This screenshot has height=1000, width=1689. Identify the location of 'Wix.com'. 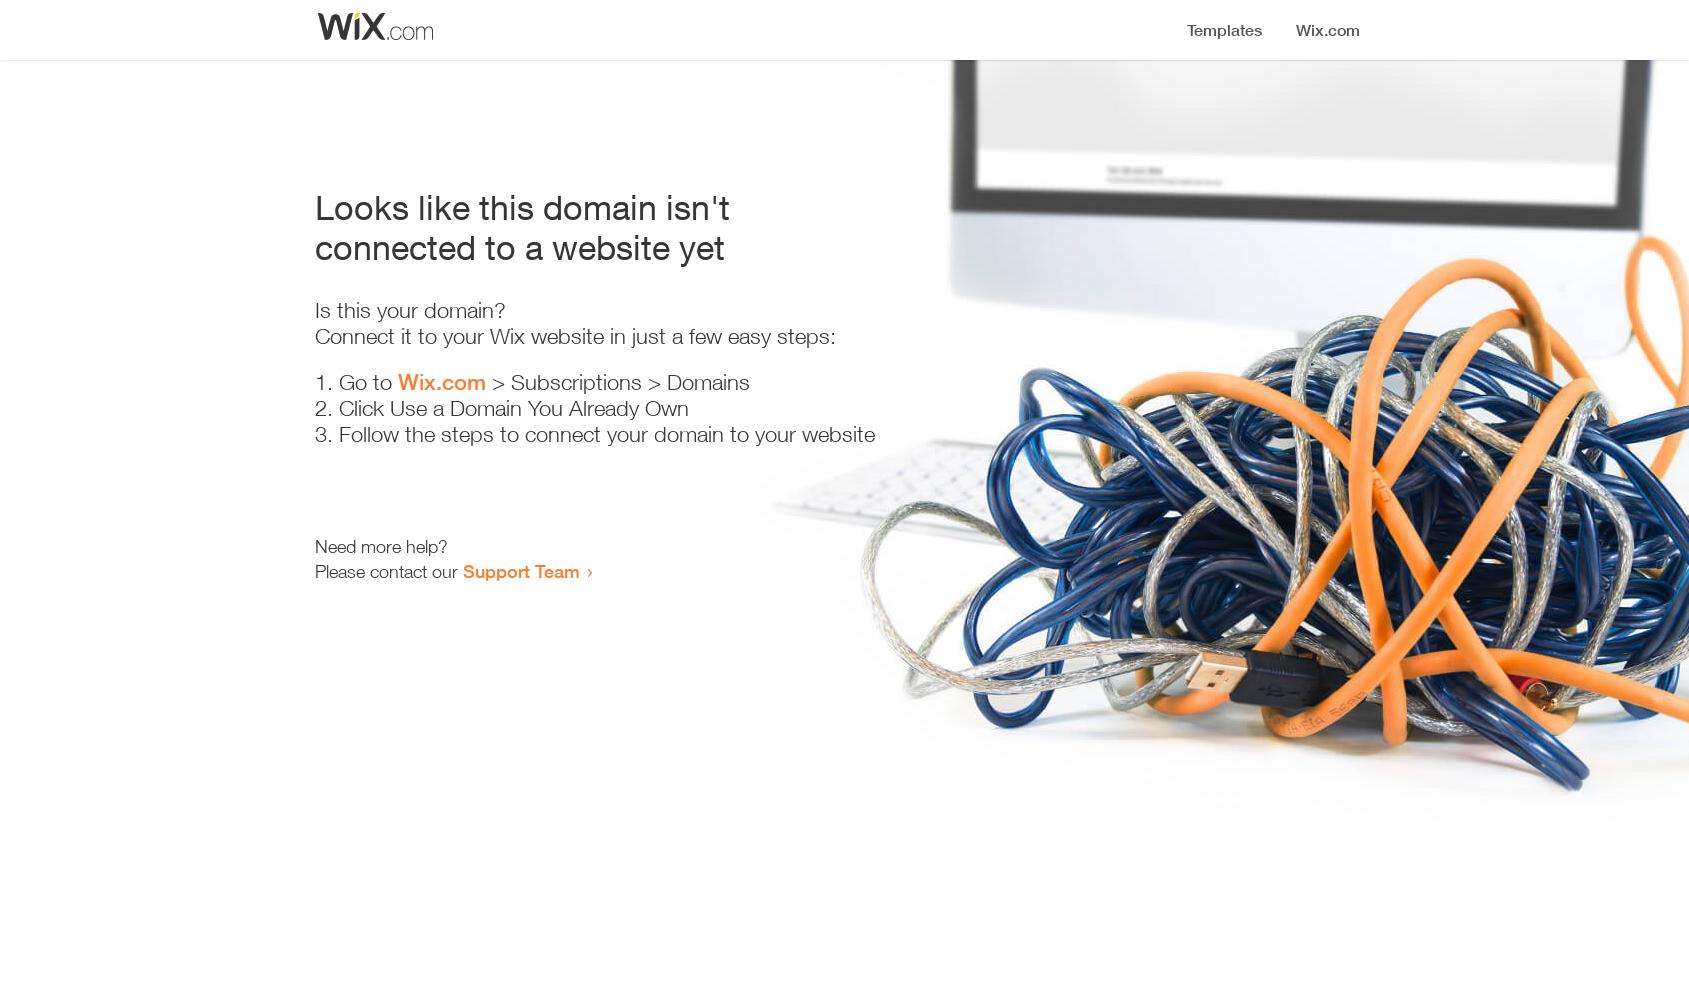
(439, 382).